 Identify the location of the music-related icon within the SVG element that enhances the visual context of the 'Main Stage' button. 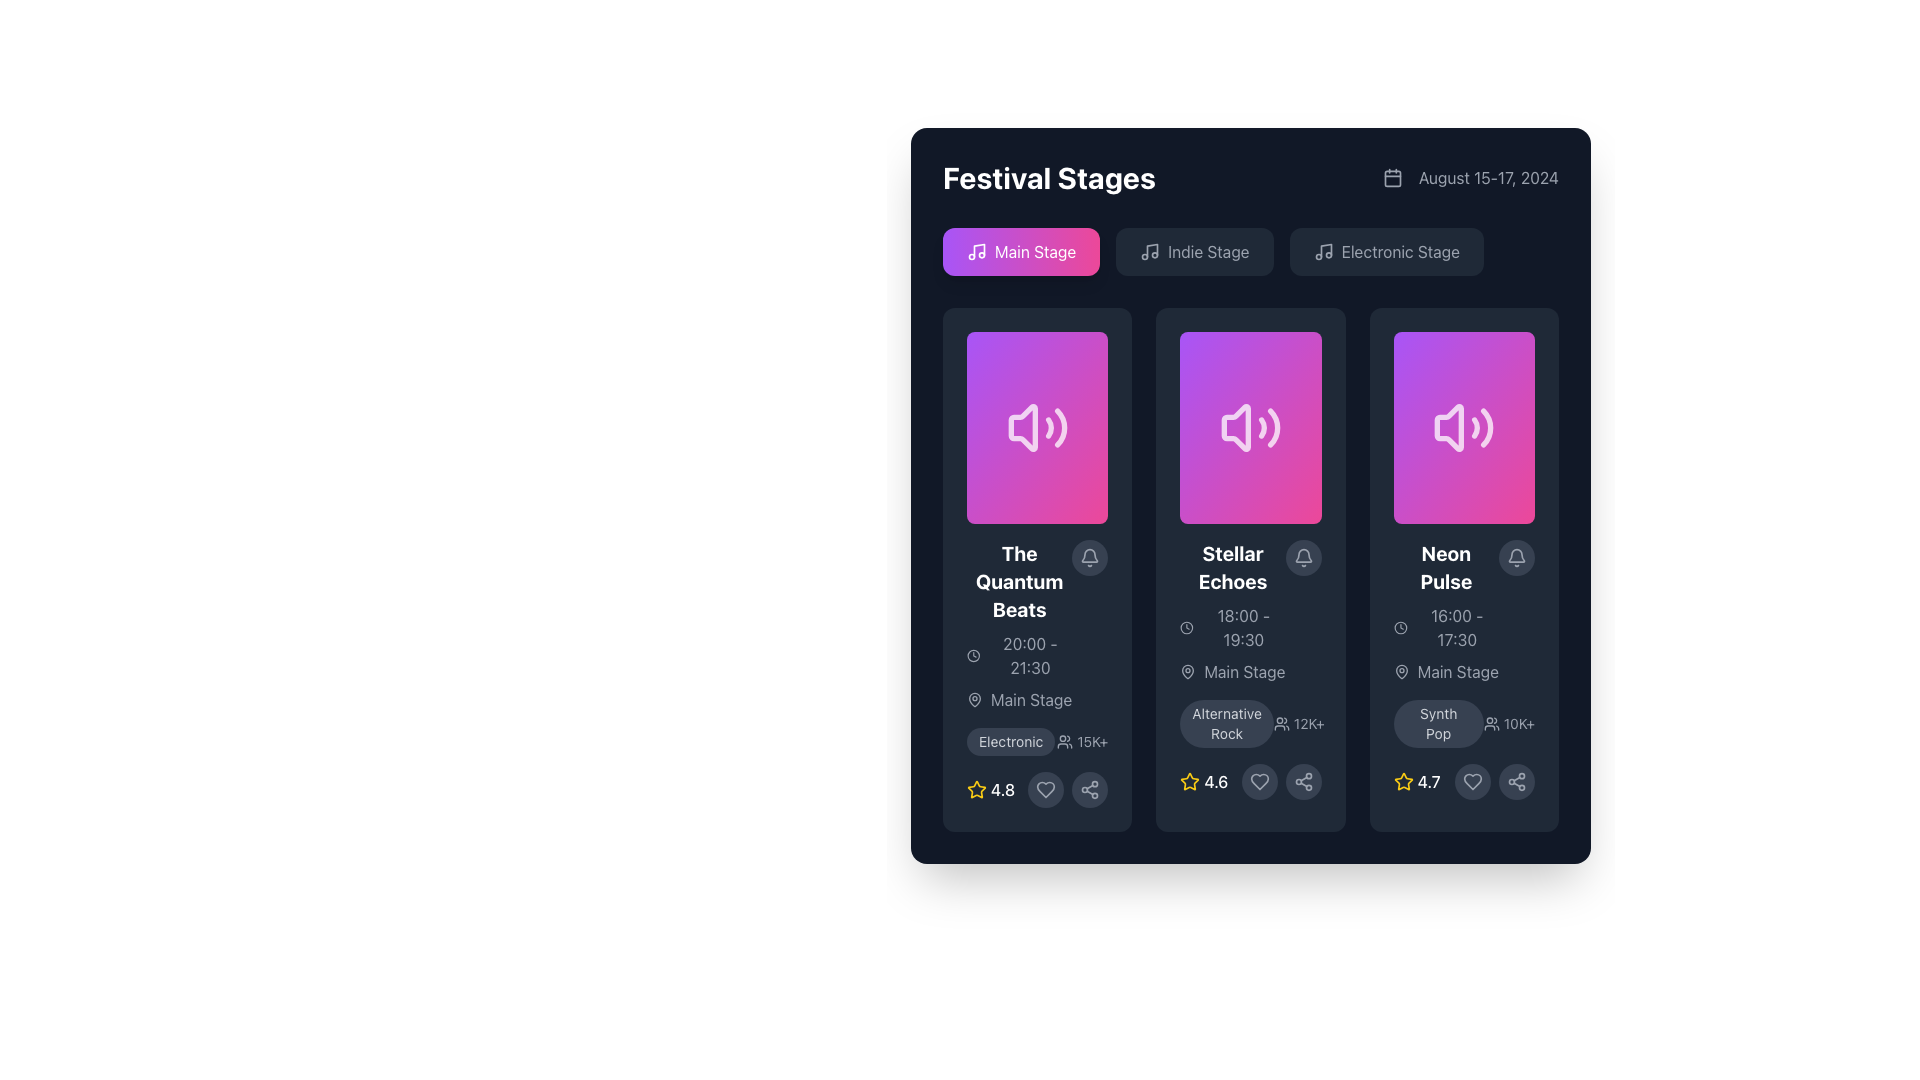
(979, 249).